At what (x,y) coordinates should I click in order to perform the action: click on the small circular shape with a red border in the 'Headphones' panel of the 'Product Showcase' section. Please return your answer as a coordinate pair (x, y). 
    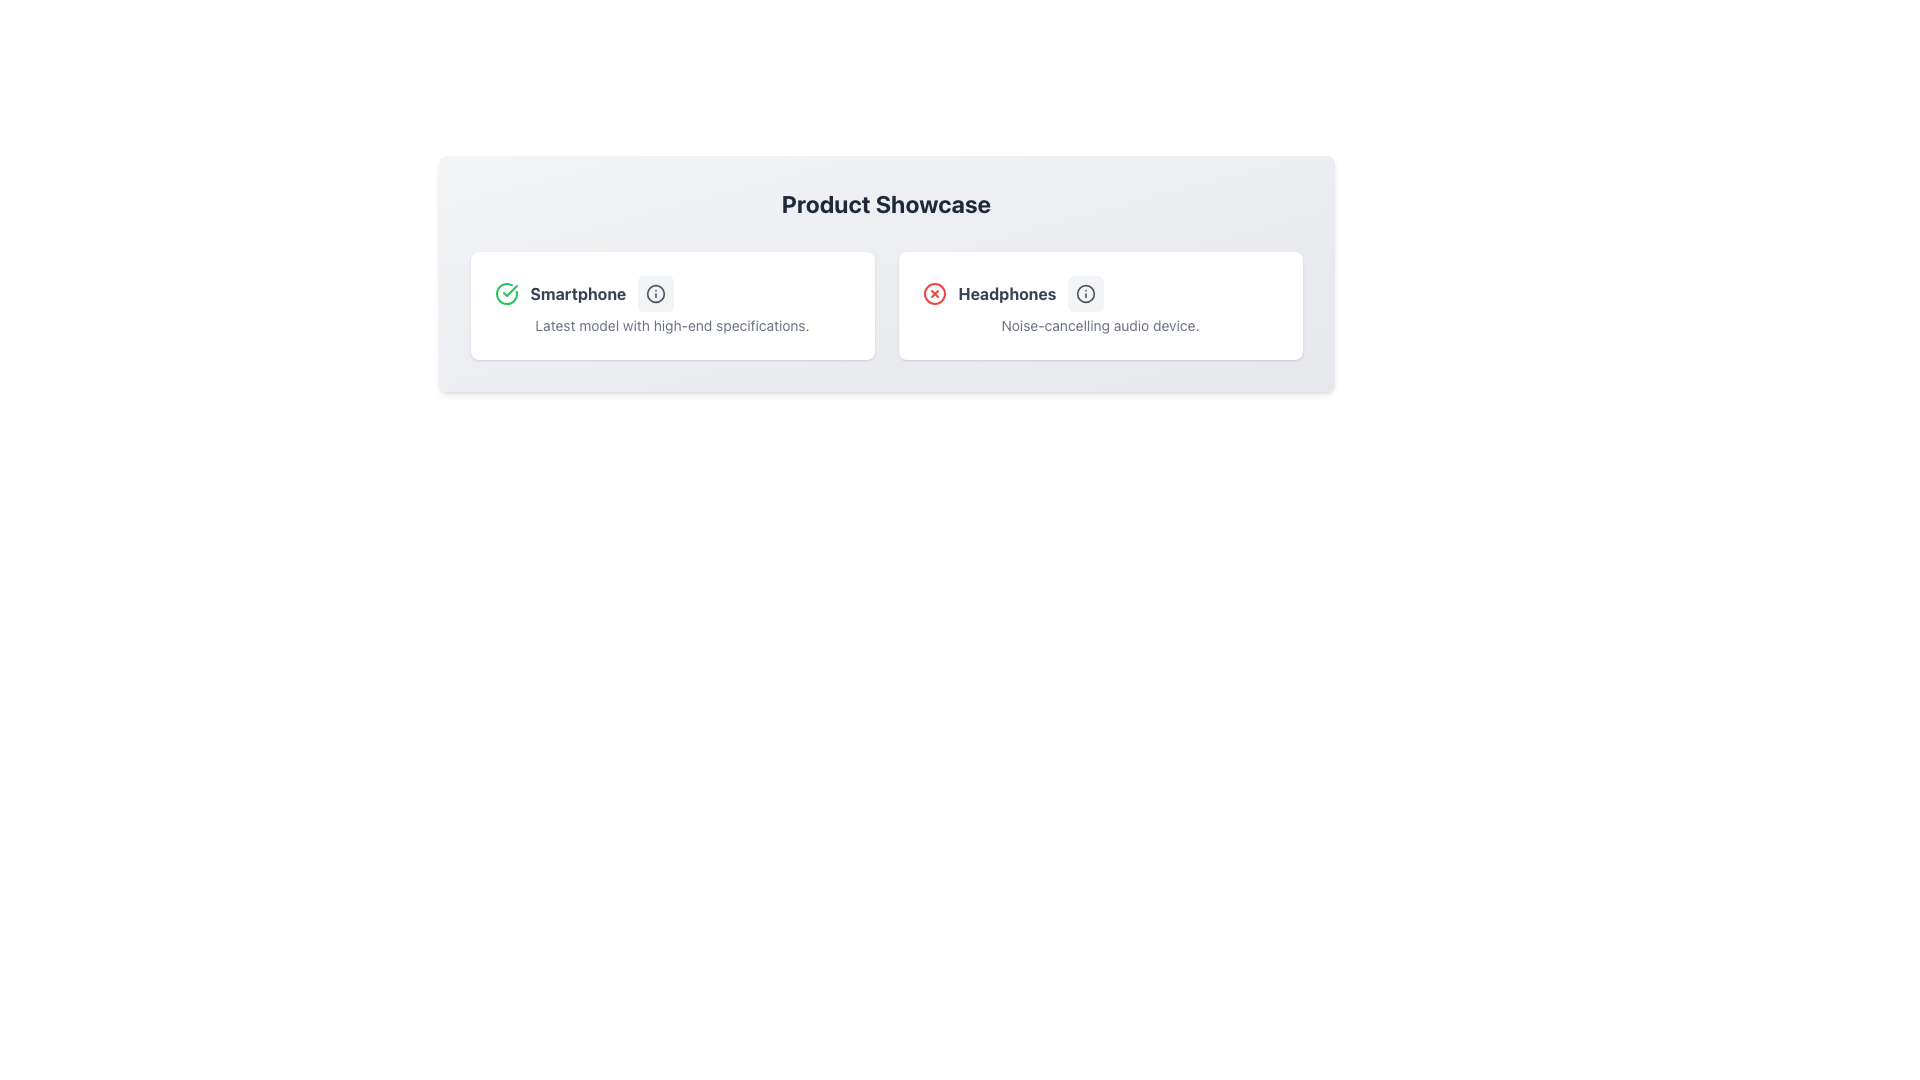
    Looking at the image, I should click on (933, 293).